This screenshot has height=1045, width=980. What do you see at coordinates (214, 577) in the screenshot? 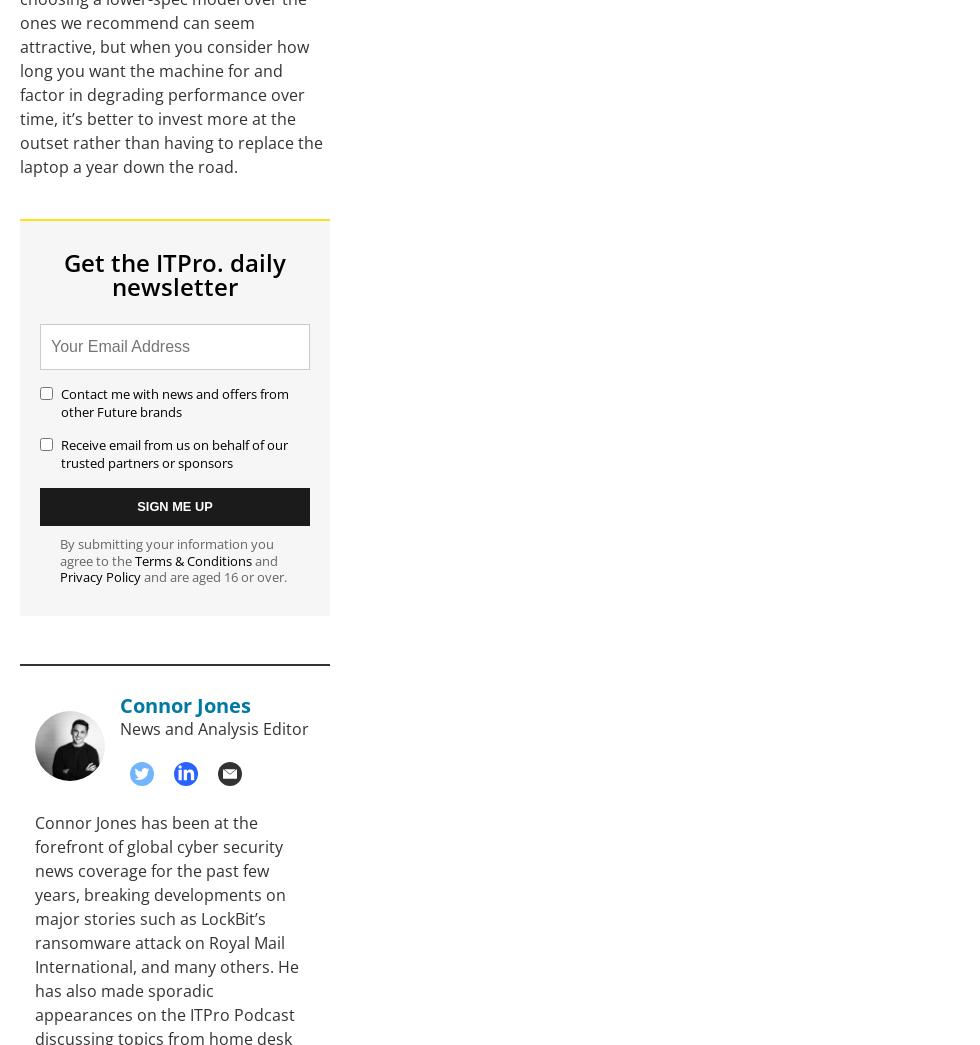
I see `'and are aged 16 or over.'` at bounding box center [214, 577].